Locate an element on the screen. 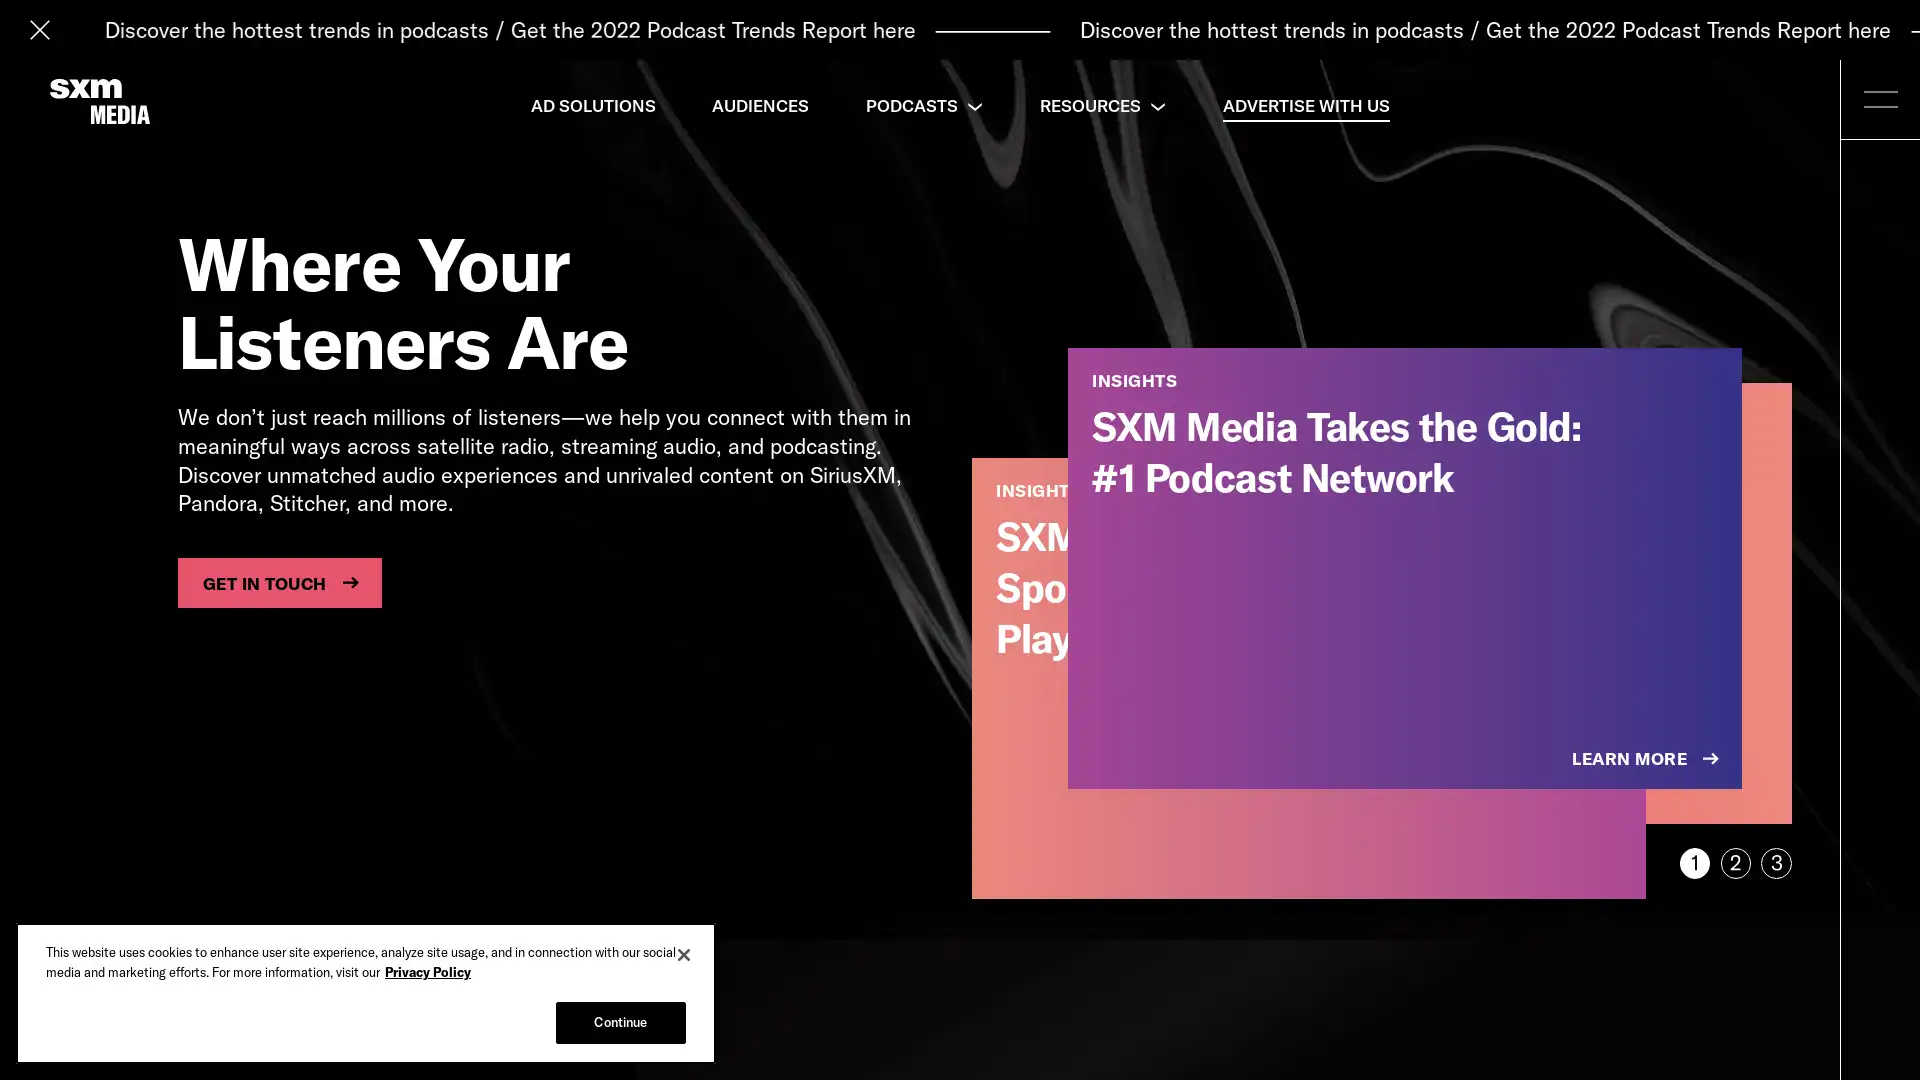 This screenshot has width=1920, height=1080. Close is located at coordinates (684, 954).